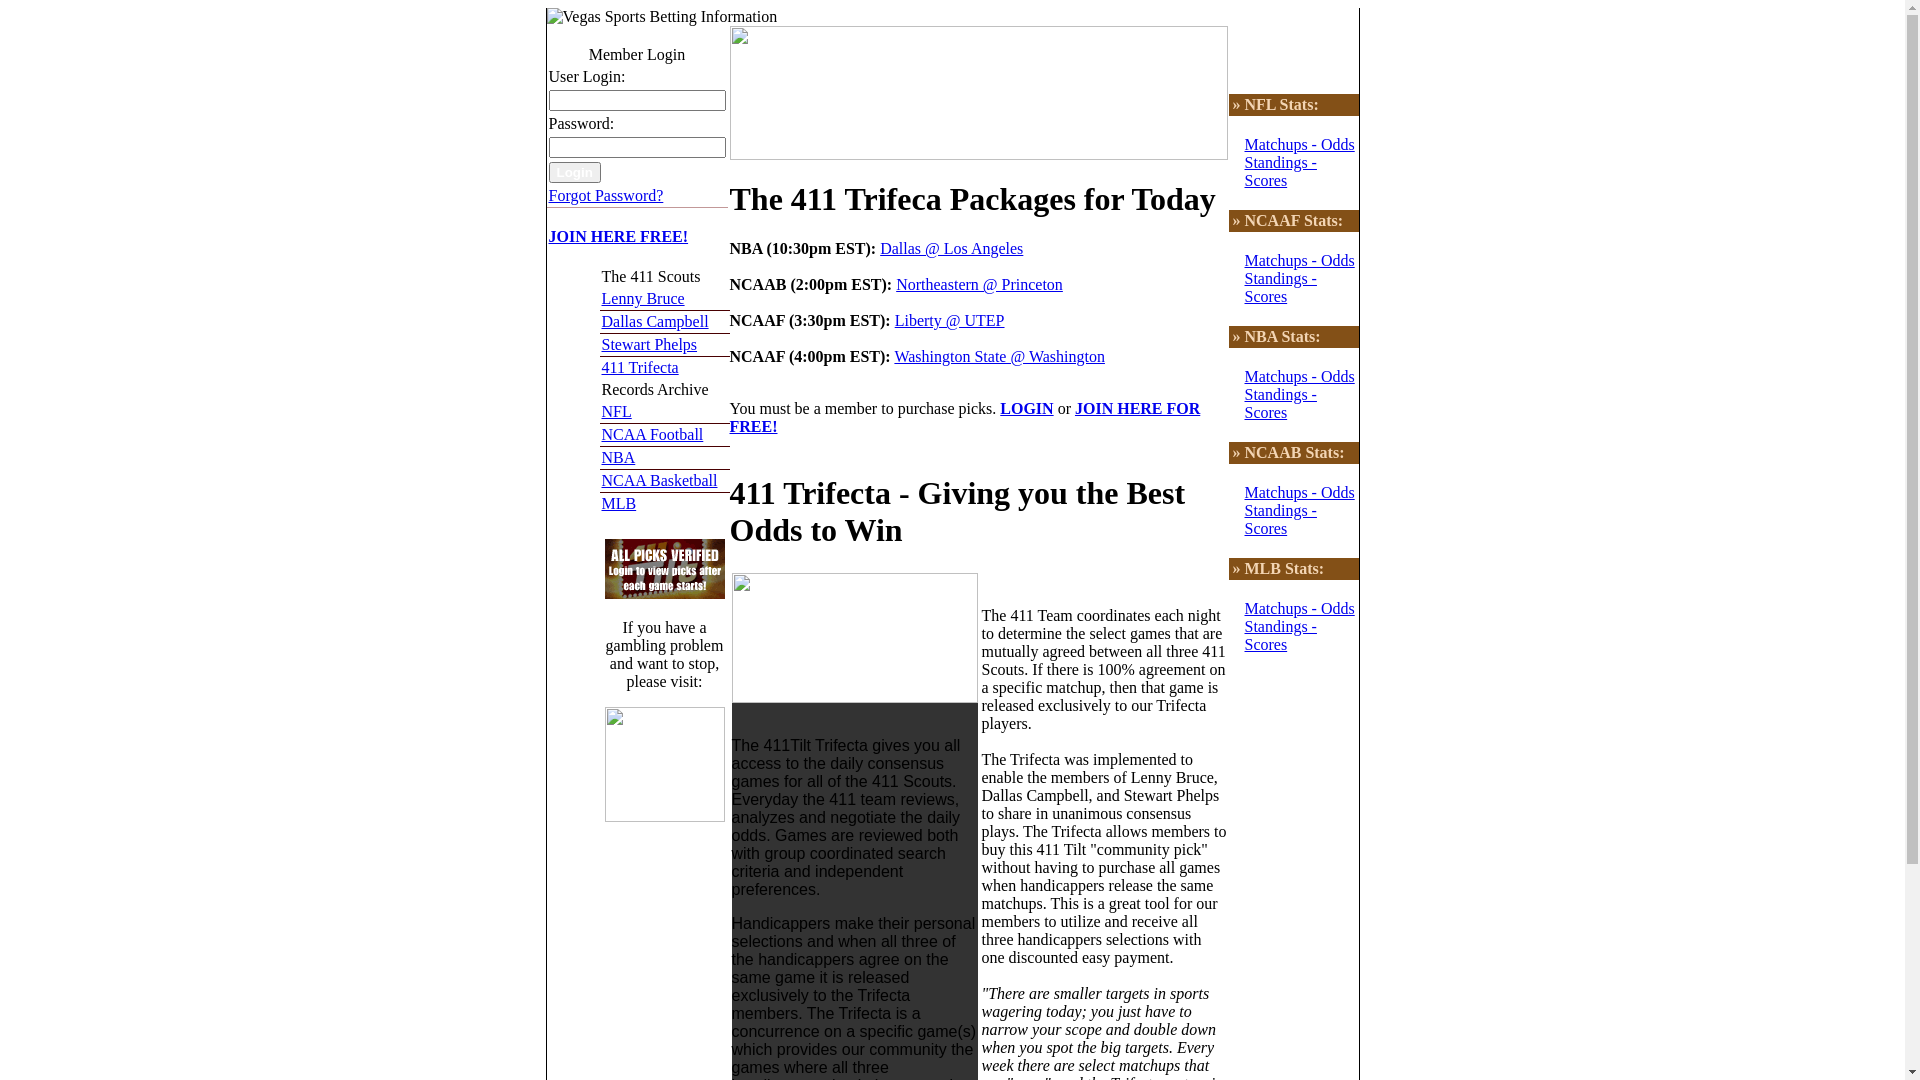 This screenshot has height=1080, width=1920. I want to click on 'NBA', so click(618, 457).